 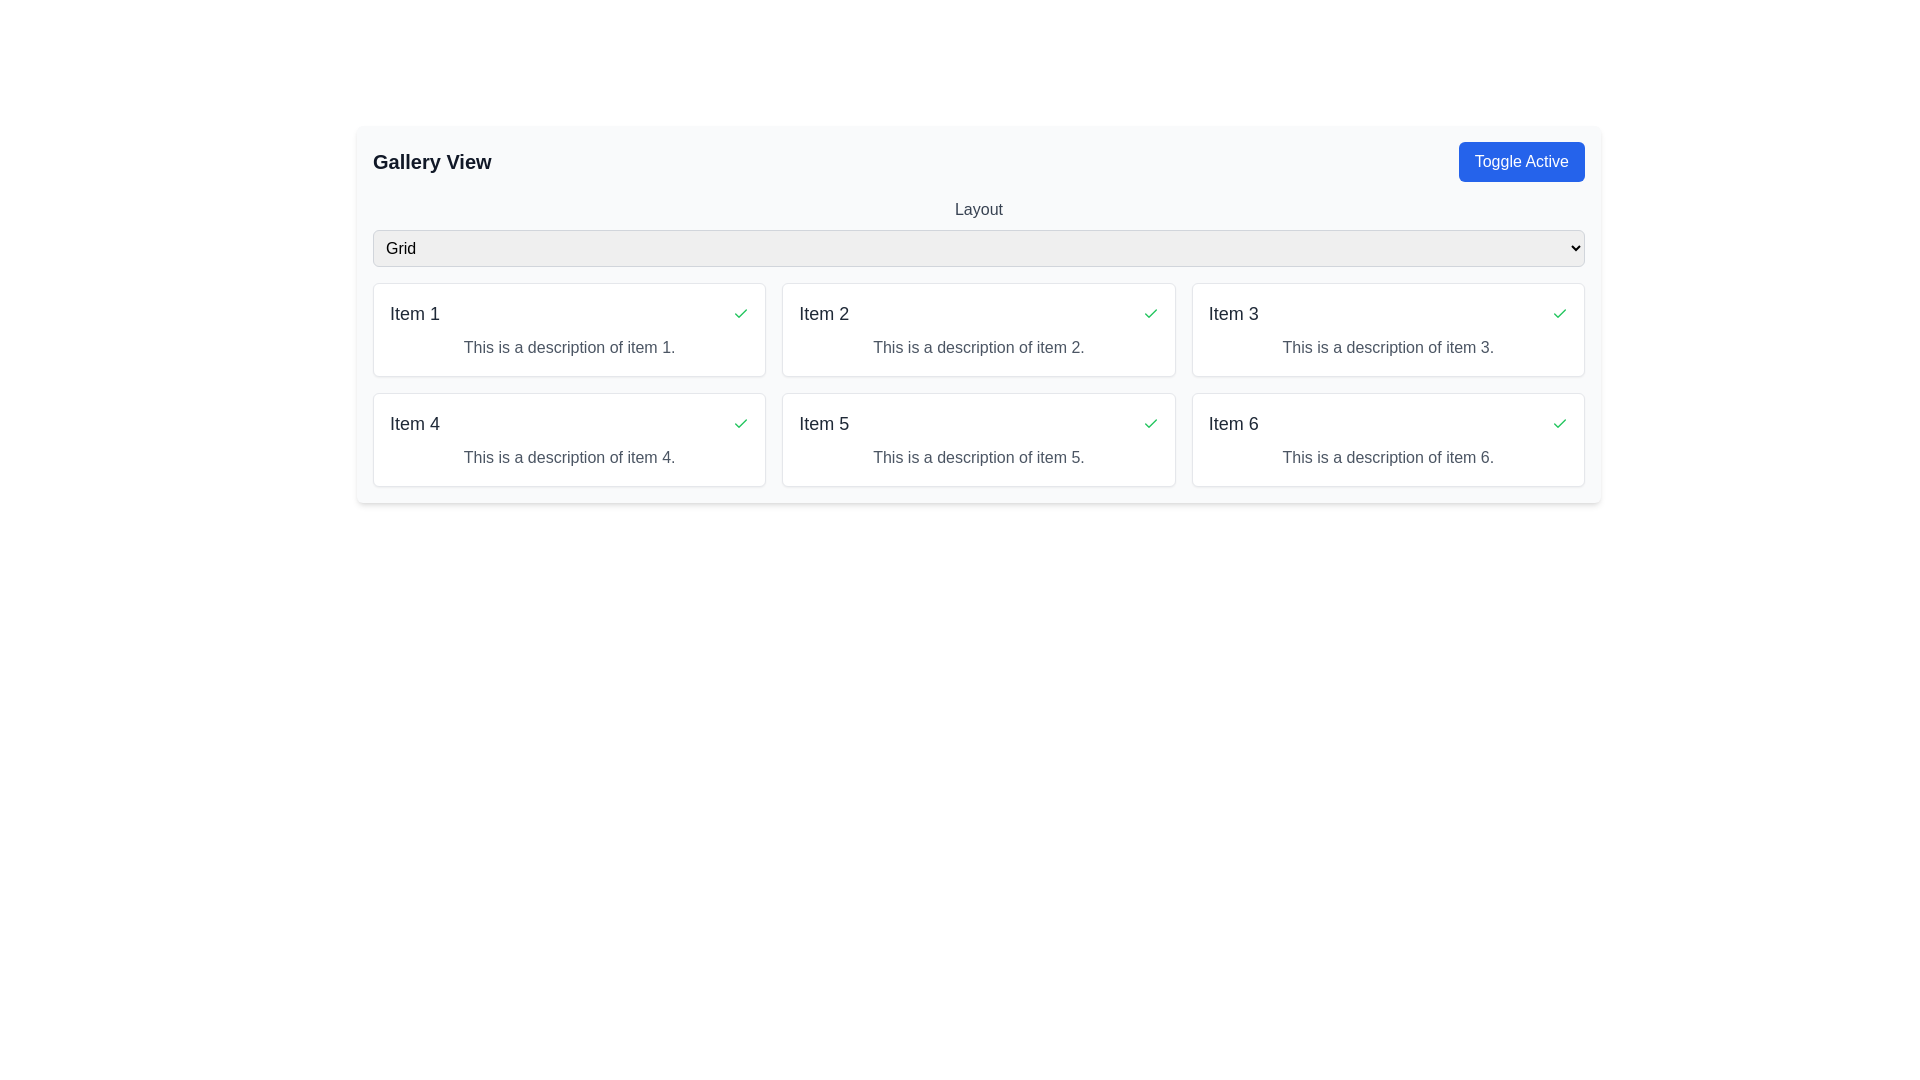 What do you see at coordinates (740, 423) in the screenshot?
I see `the status indicated by the checkmark icon located on the right side of the 'Item 4' section in the second row of the grid layout` at bounding box center [740, 423].